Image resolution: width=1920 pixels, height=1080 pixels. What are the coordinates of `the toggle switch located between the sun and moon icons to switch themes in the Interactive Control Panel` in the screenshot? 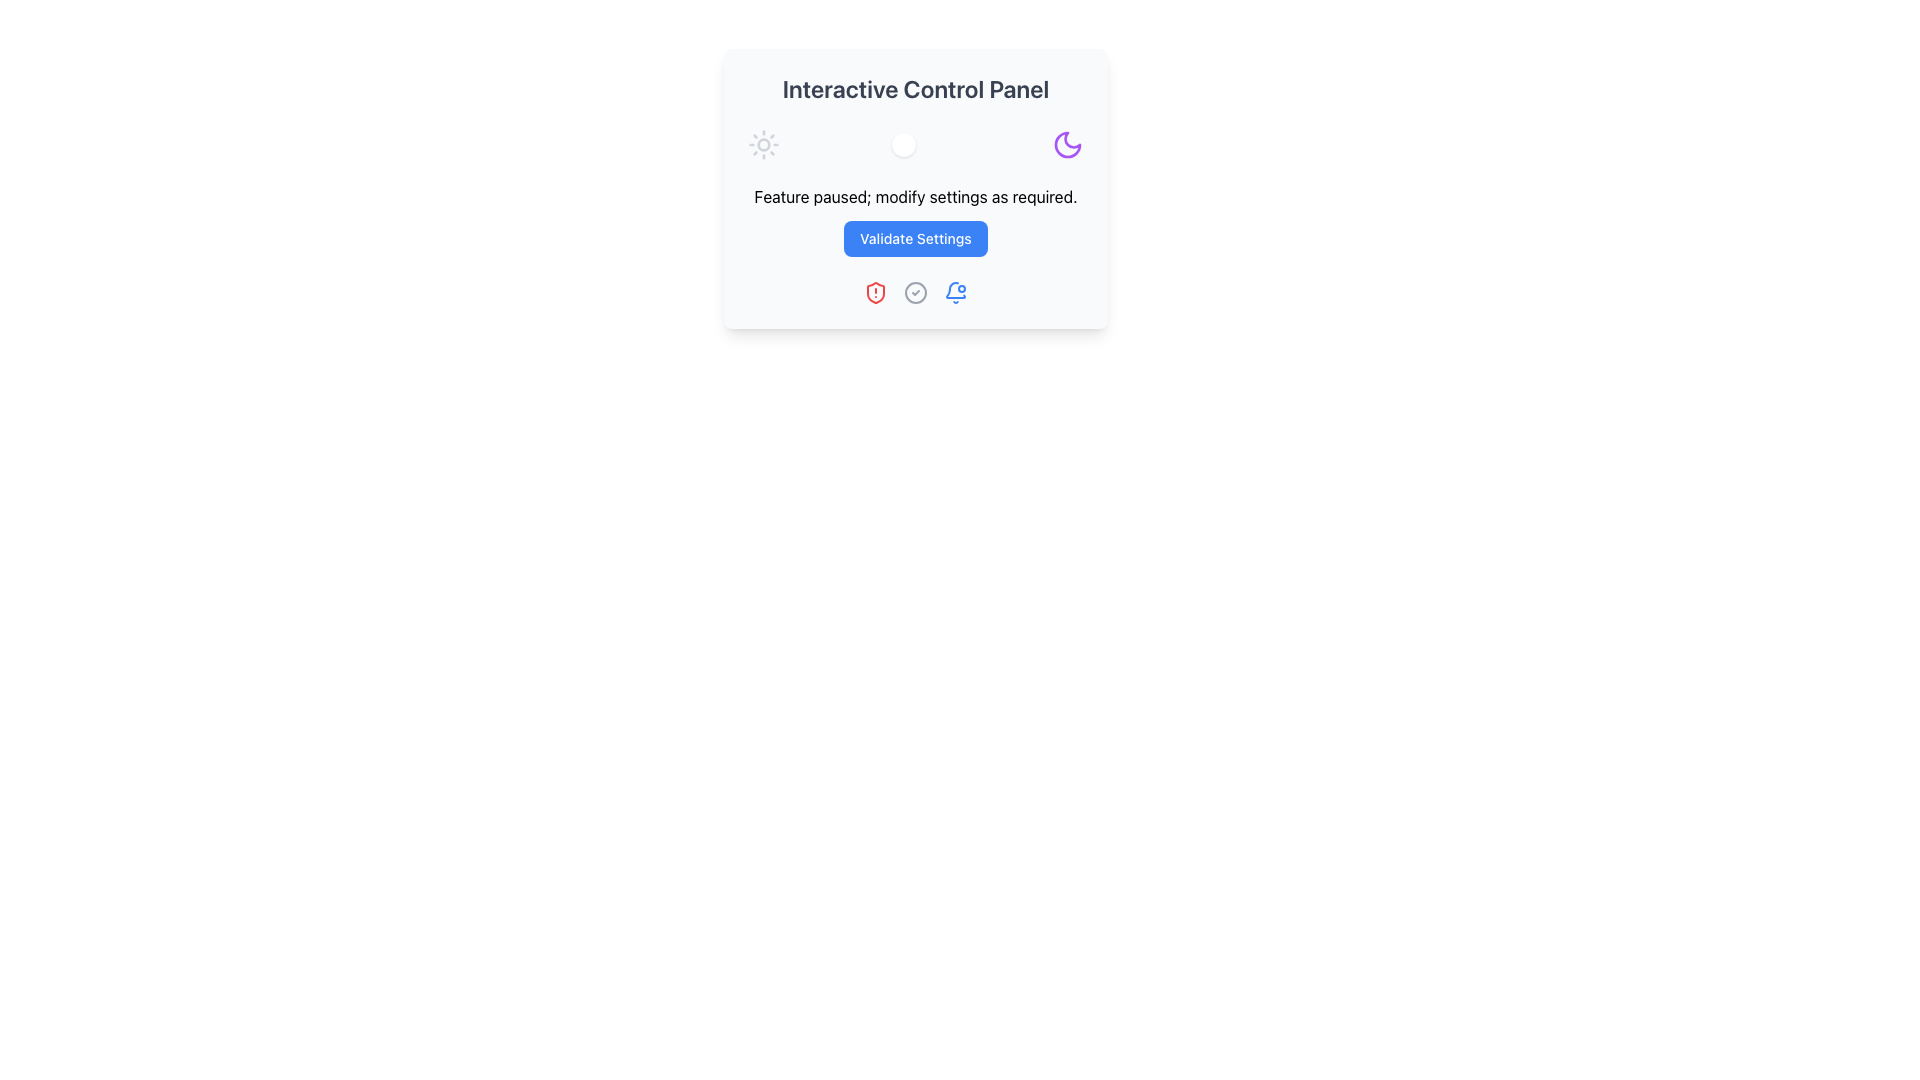 It's located at (915, 144).